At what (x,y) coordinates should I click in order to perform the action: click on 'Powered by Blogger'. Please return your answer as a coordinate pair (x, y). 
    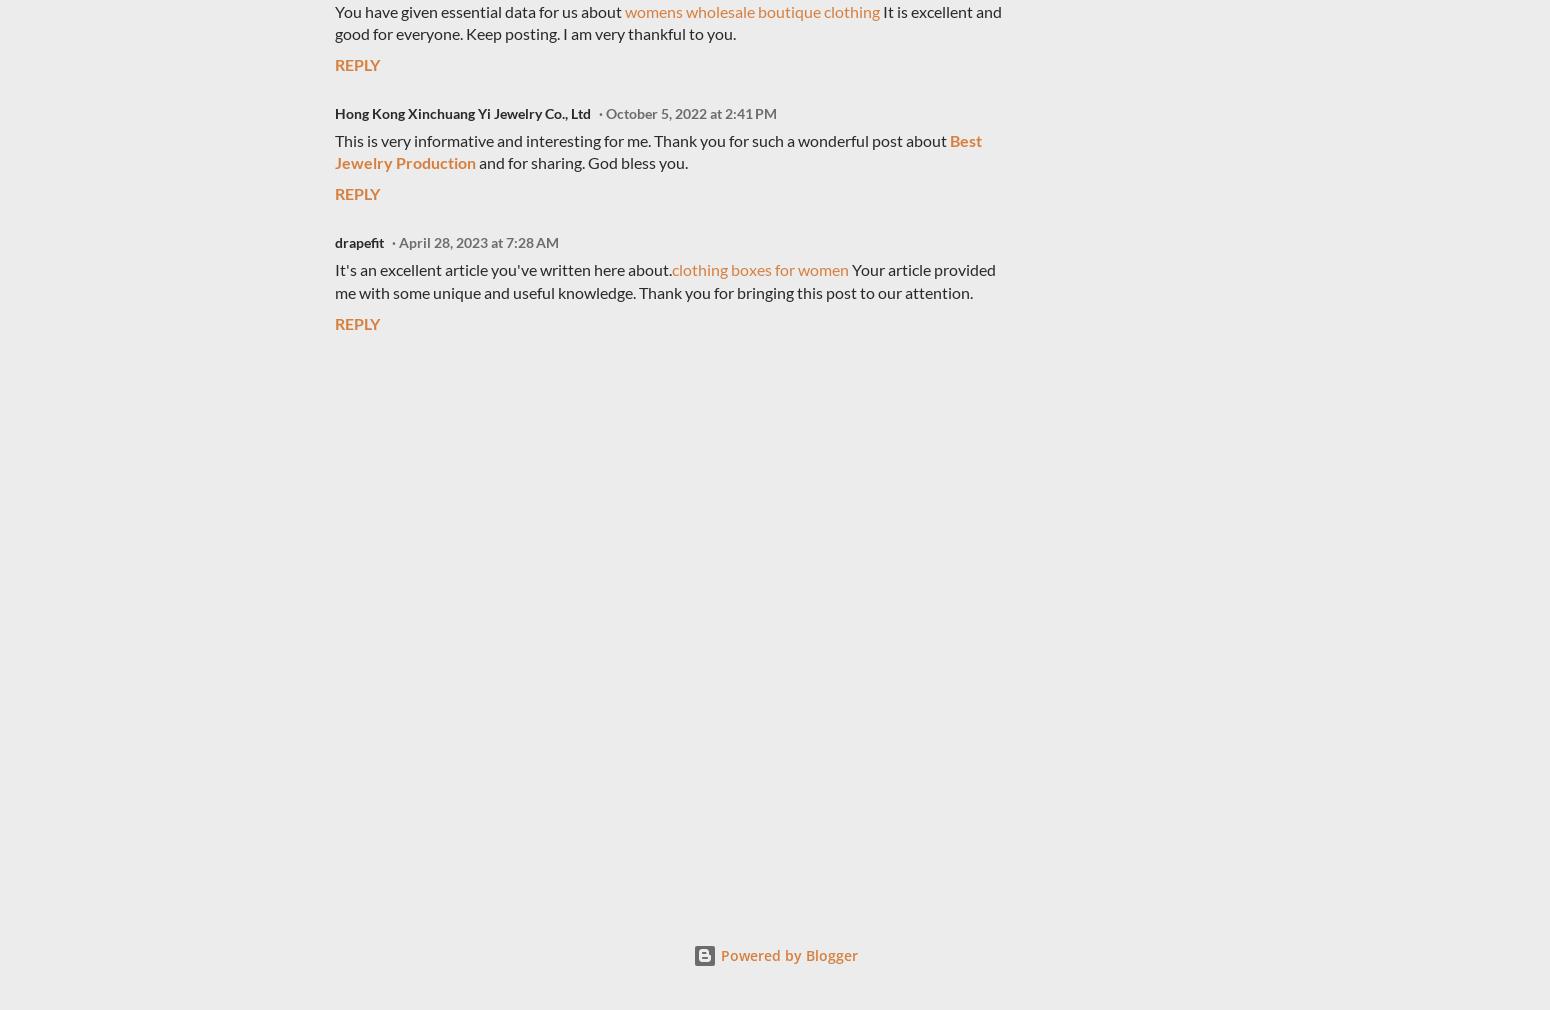
    Looking at the image, I should click on (785, 955).